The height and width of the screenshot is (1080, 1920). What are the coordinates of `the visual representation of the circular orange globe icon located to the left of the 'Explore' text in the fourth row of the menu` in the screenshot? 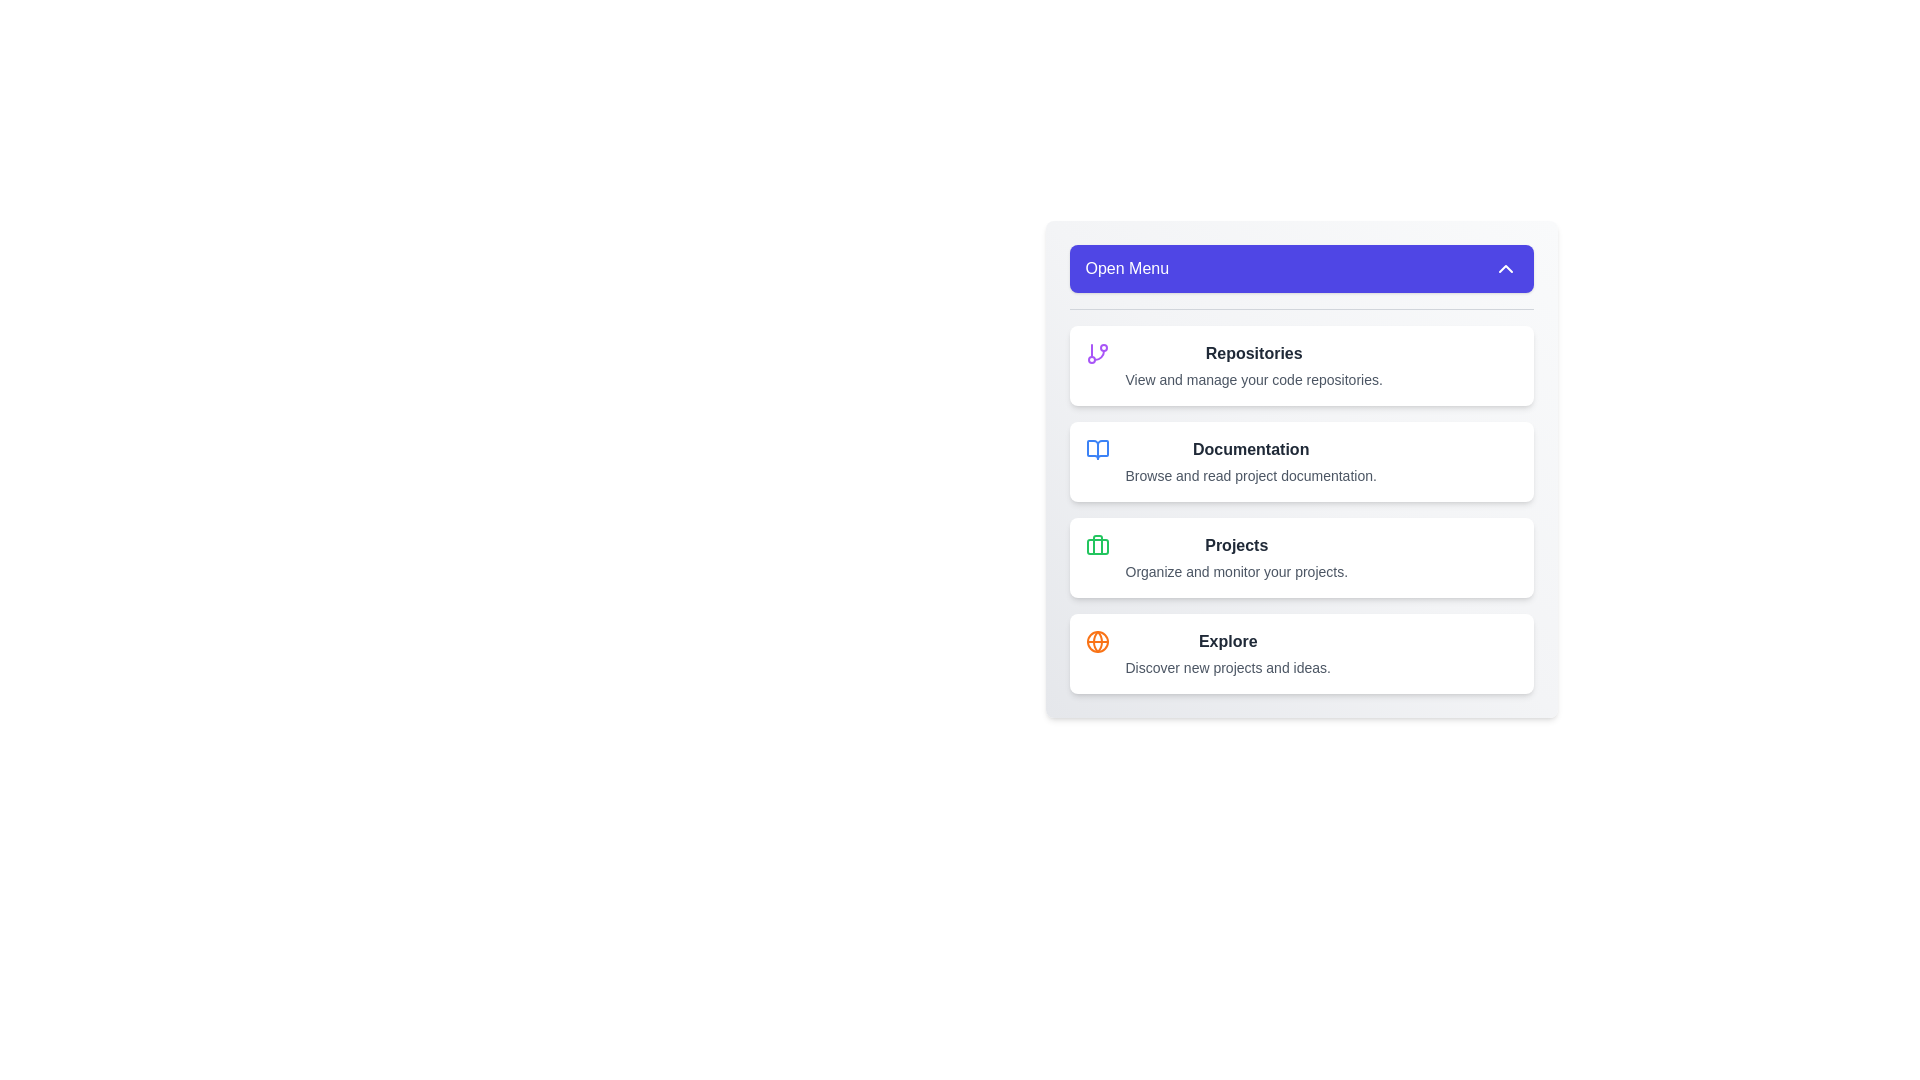 It's located at (1096, 641).